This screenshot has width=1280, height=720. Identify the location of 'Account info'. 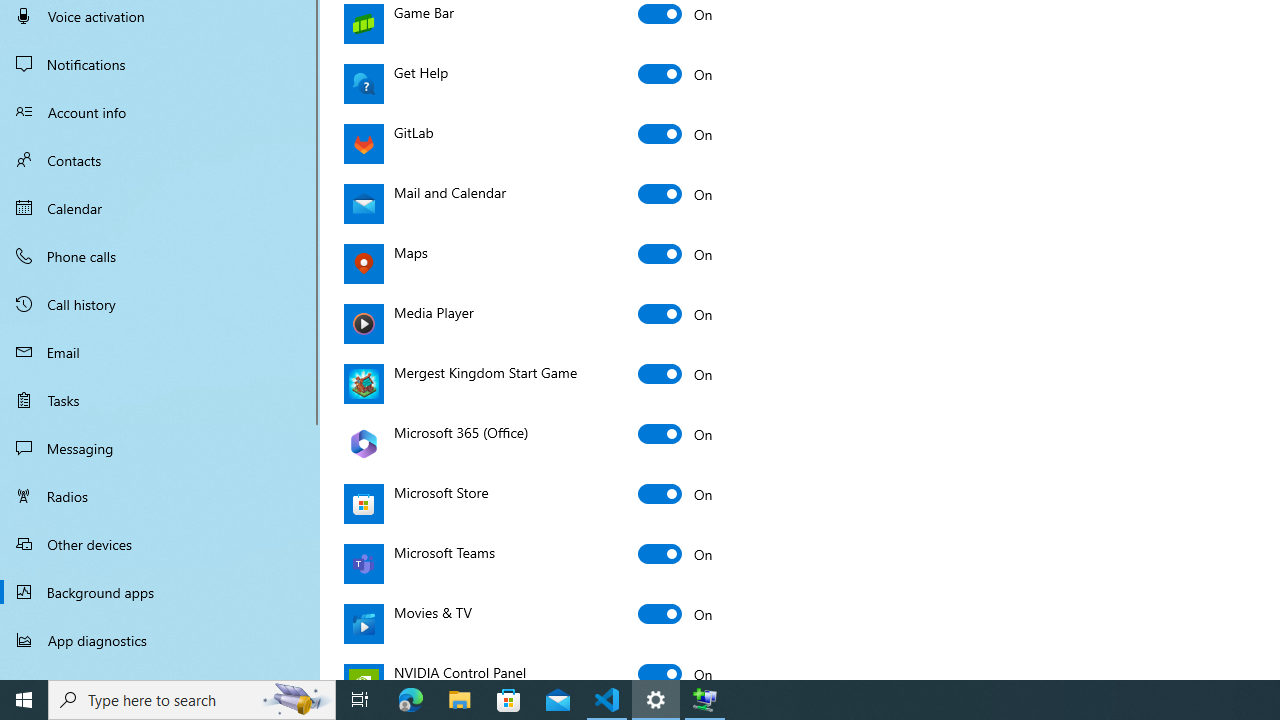
(160, 111).